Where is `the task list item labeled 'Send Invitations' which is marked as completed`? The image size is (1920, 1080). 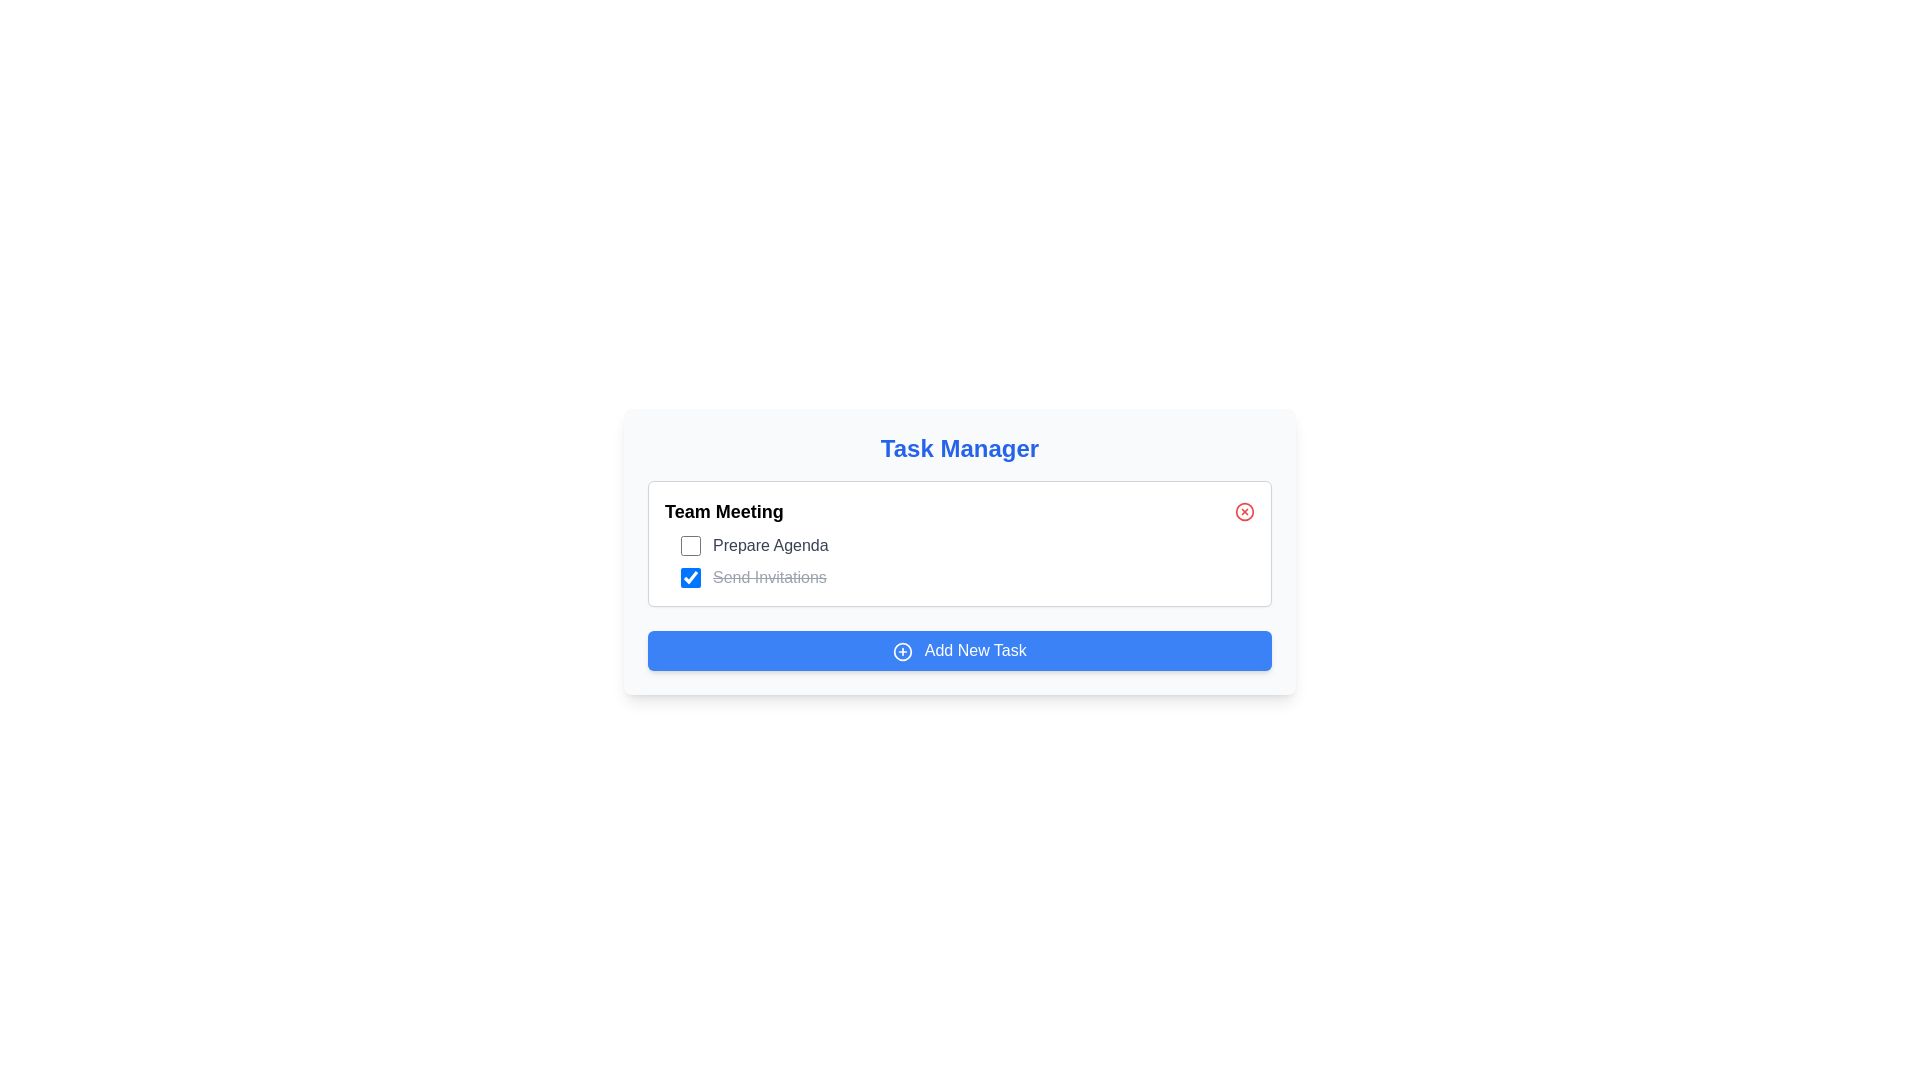
the task list item labeled 'Send Invitations' which is marked as completed is located at coordinates (968, 578).